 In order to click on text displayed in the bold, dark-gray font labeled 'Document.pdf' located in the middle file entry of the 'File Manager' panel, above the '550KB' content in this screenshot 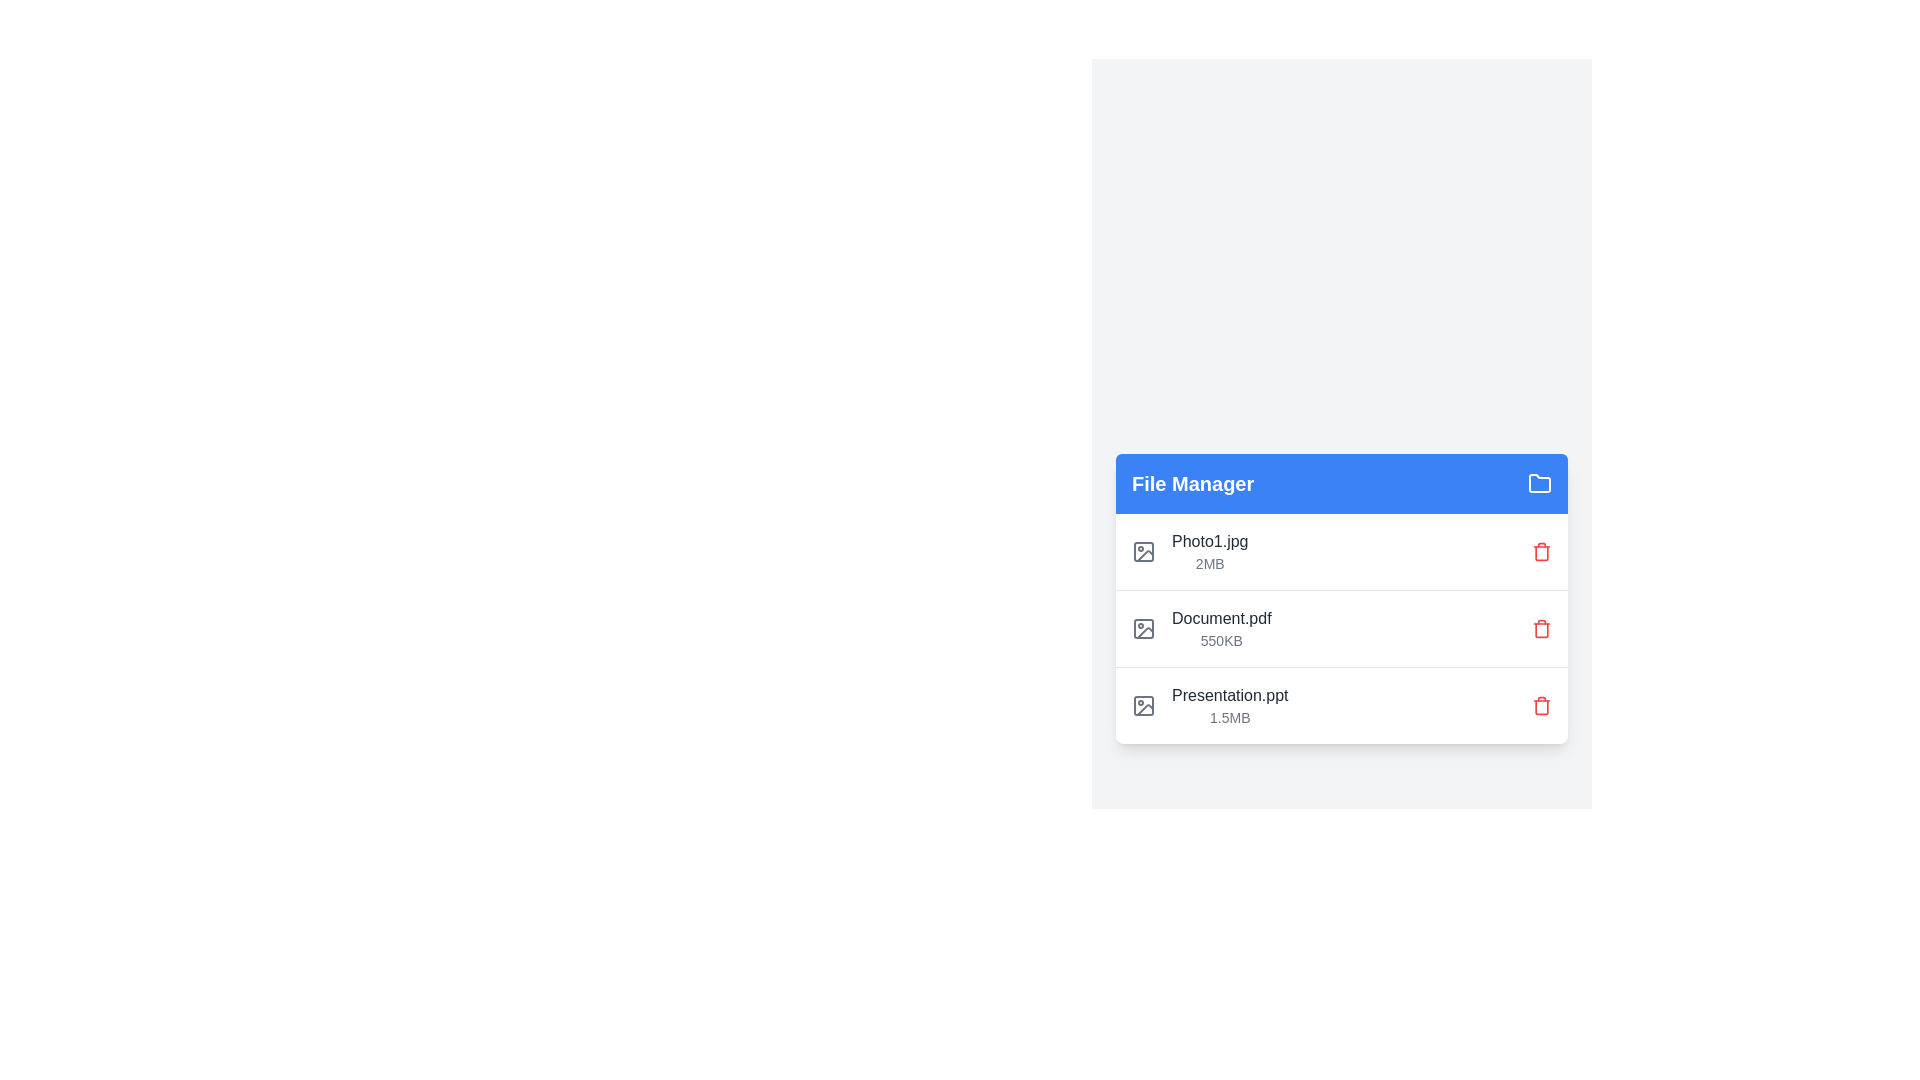, I will do `click(1220, 617)`.